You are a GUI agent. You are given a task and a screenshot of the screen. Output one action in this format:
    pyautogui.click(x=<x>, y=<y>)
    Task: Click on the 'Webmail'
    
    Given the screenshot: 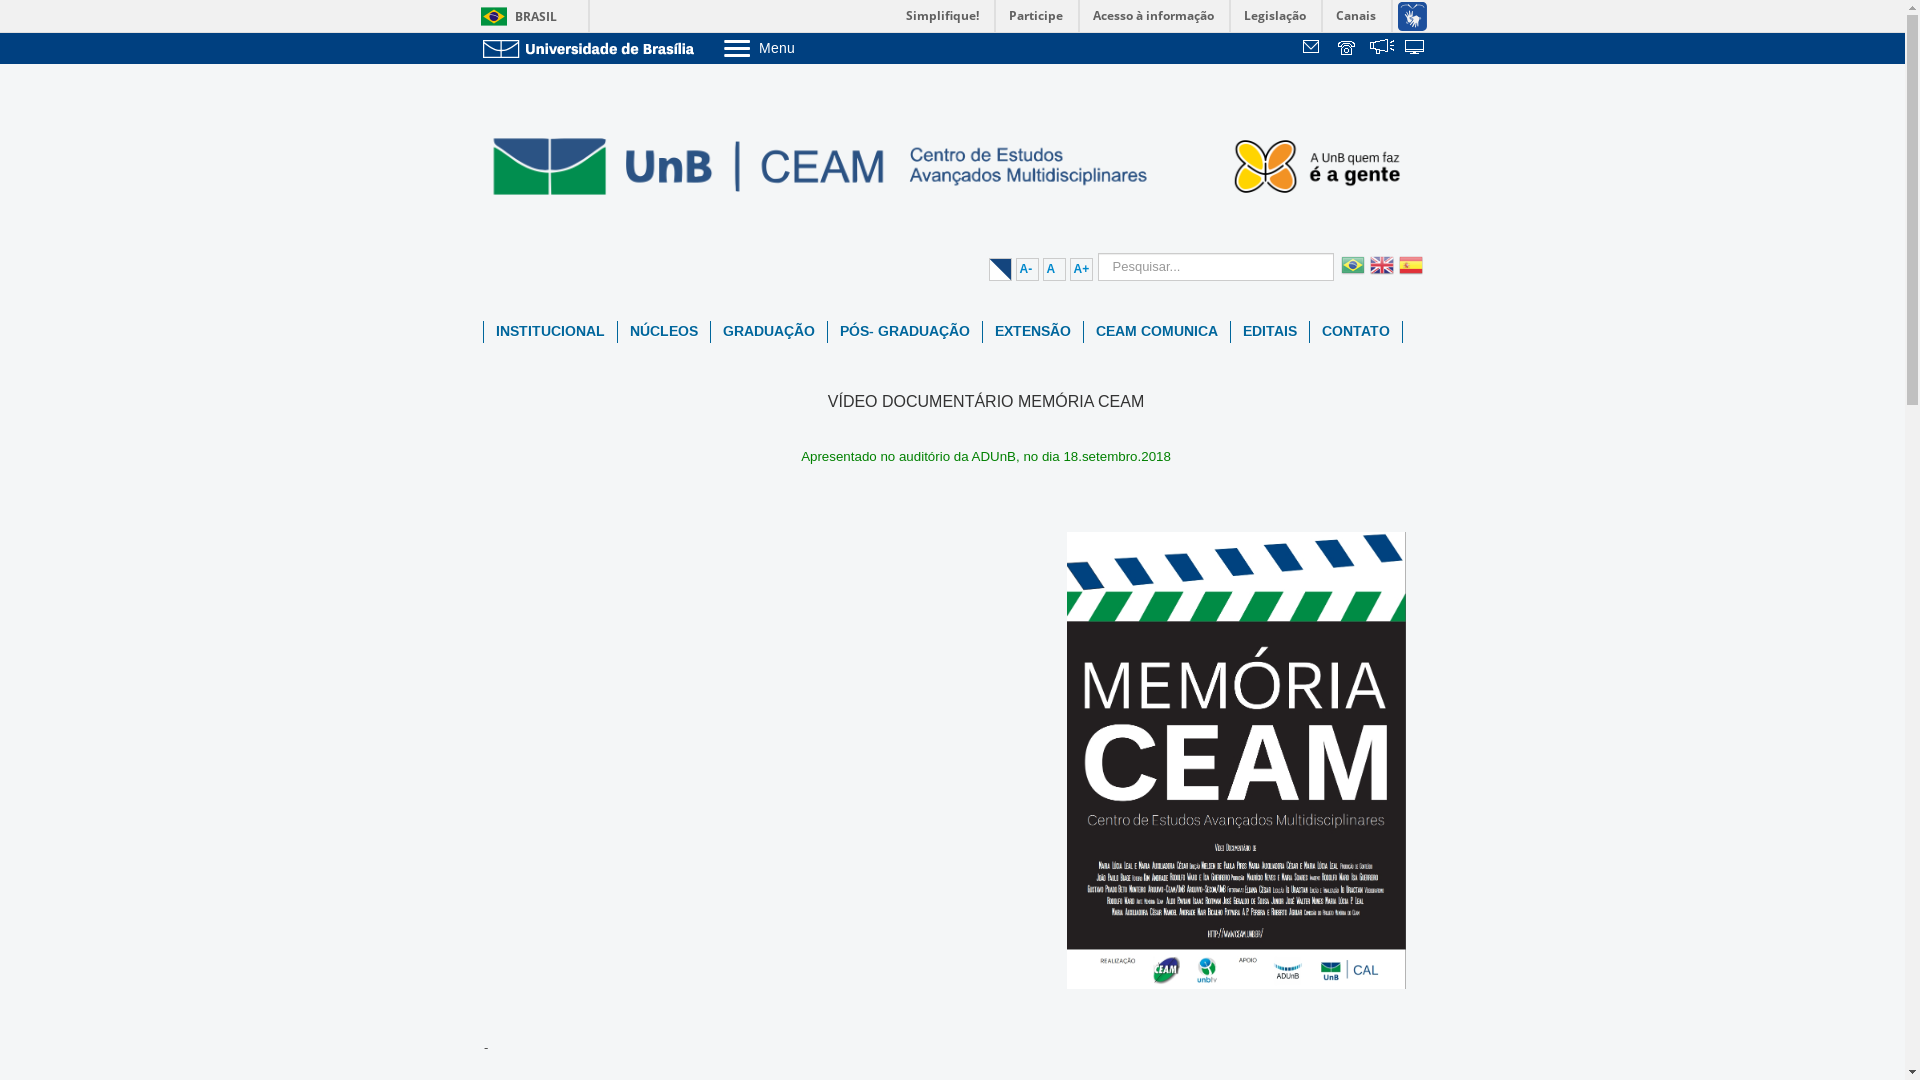 What is the action you would take?
    pyautogui.click(x=1314, y=48)
    